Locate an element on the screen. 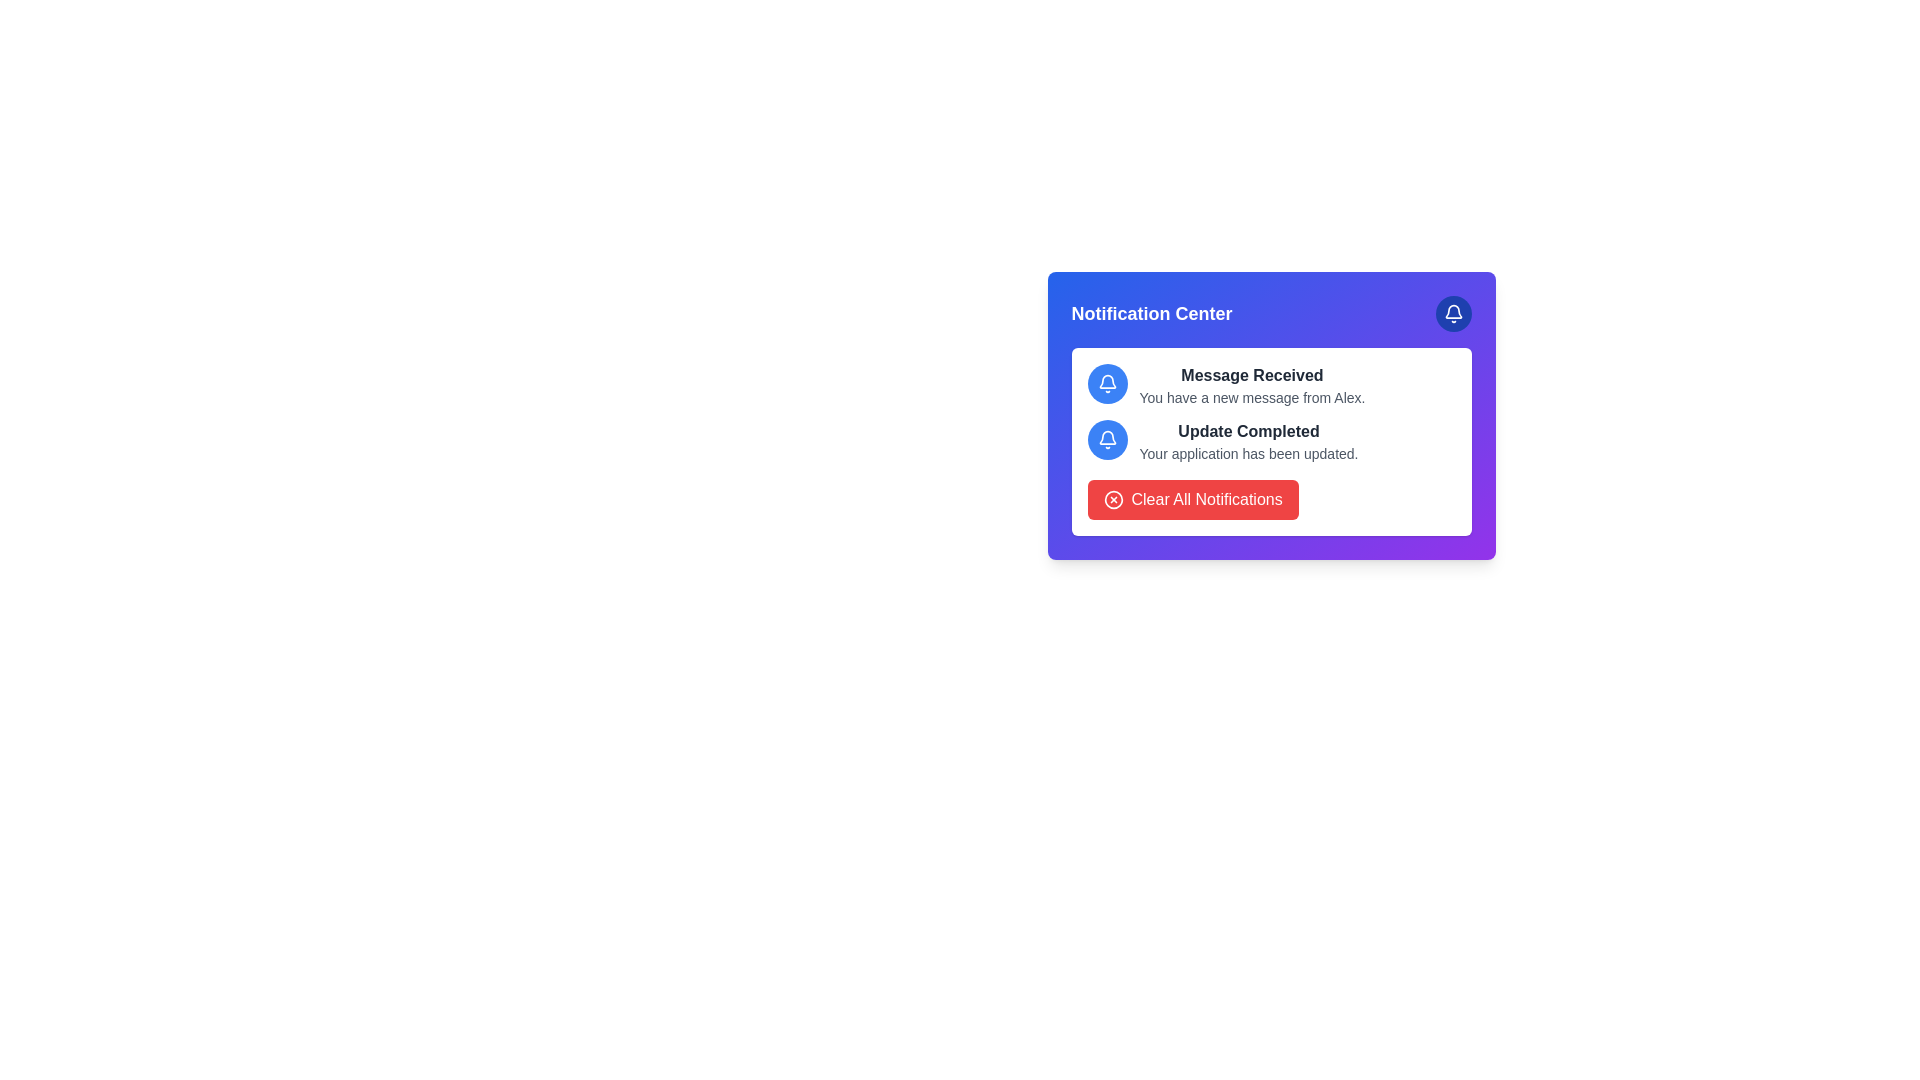  the circular blue button with a white outlined bell icon is located at coordinates (1453, 313).